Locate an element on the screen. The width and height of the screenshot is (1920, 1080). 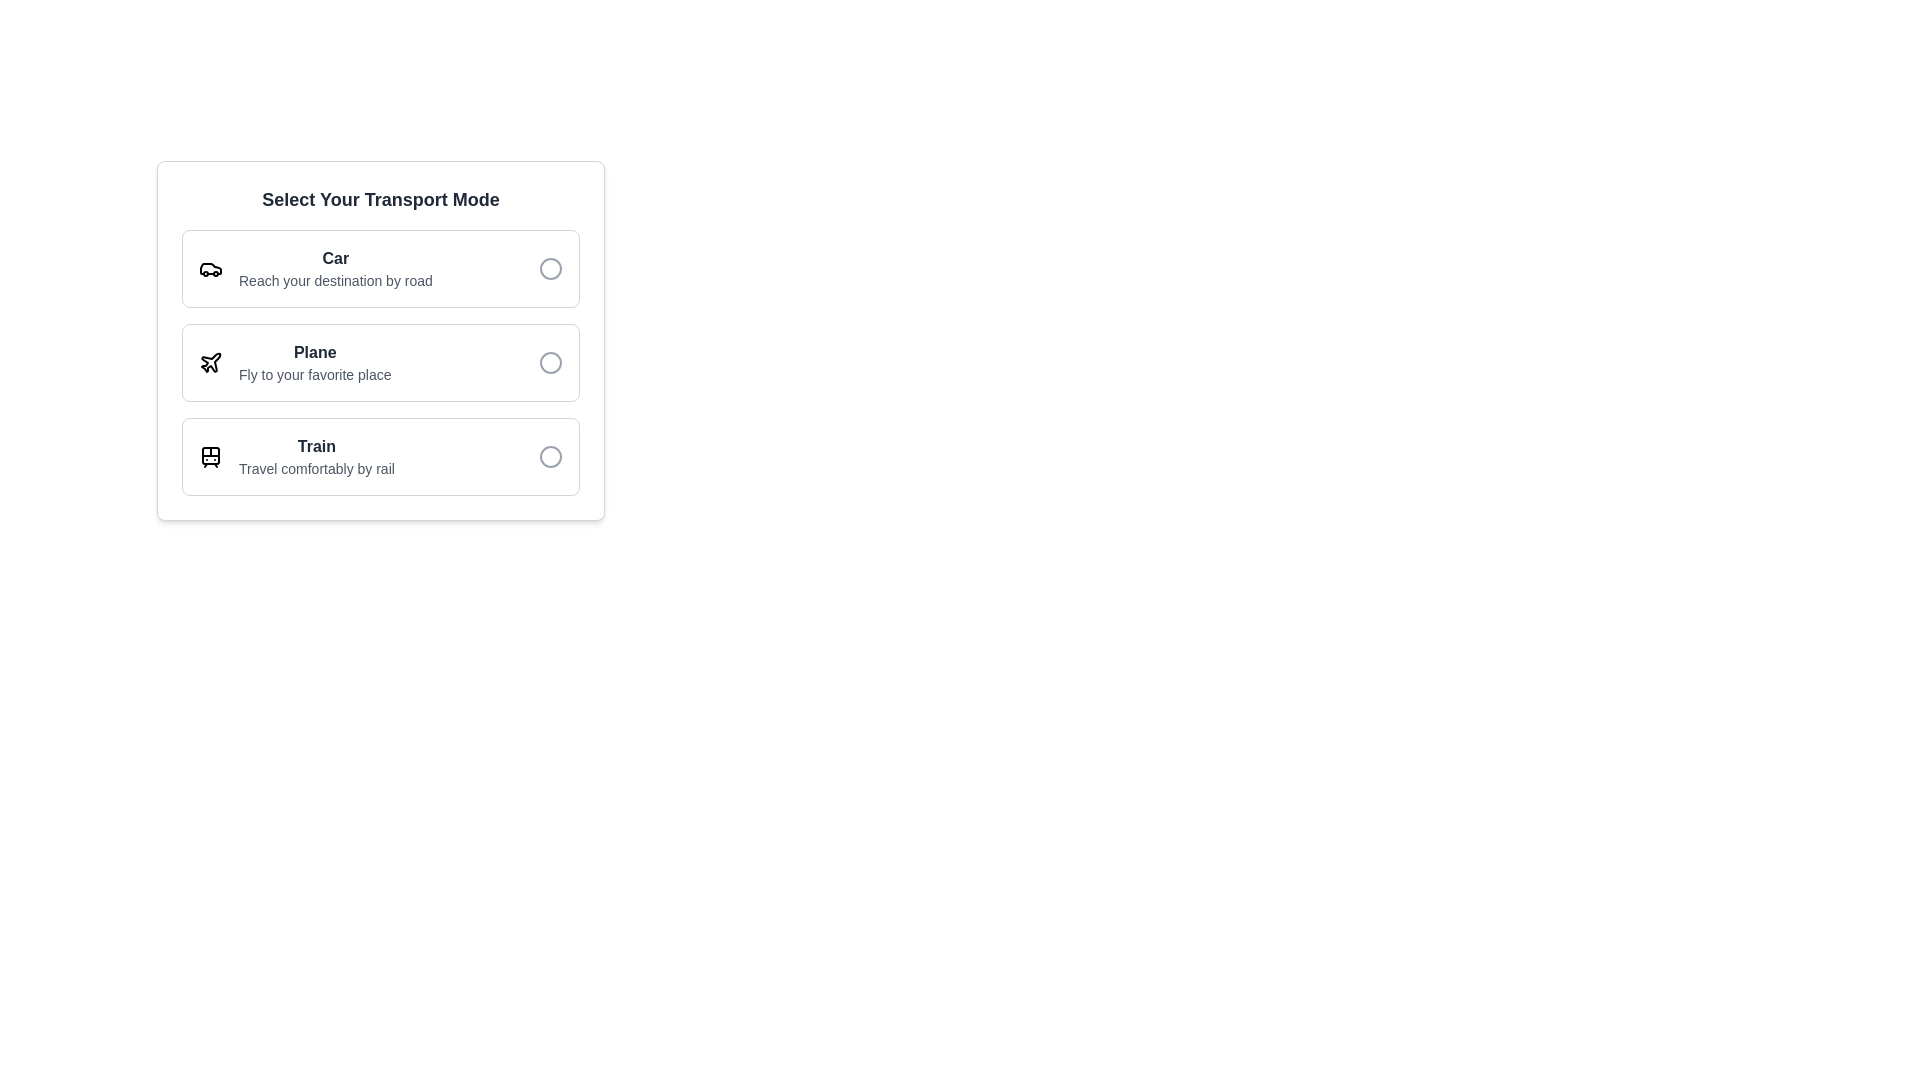
the text label that reads 'Travel comfortably by rail.' which is positioned beneath the 'Train' title in the options card labeled 'Select Your Transport Mode.' is located at coordinates (315, 469).